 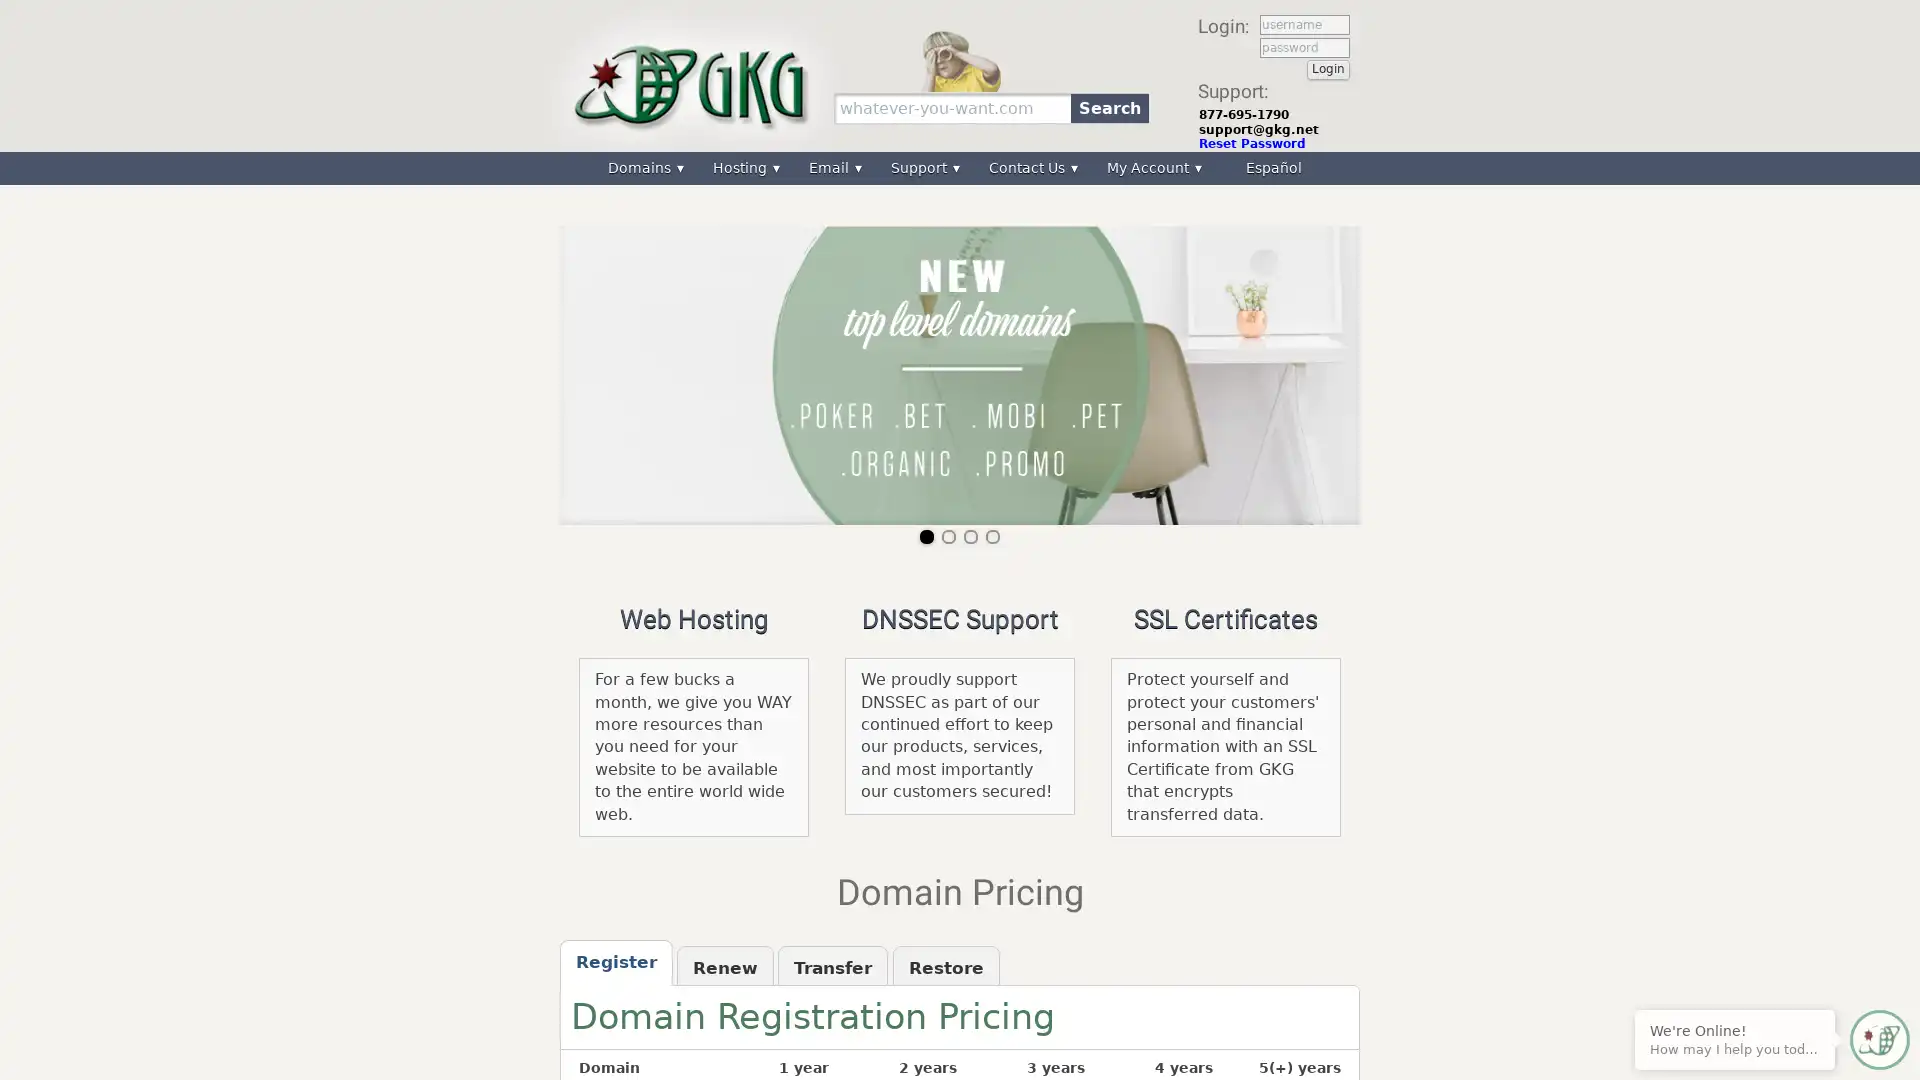 I want to click on Login, so click(x=1328, y=68).